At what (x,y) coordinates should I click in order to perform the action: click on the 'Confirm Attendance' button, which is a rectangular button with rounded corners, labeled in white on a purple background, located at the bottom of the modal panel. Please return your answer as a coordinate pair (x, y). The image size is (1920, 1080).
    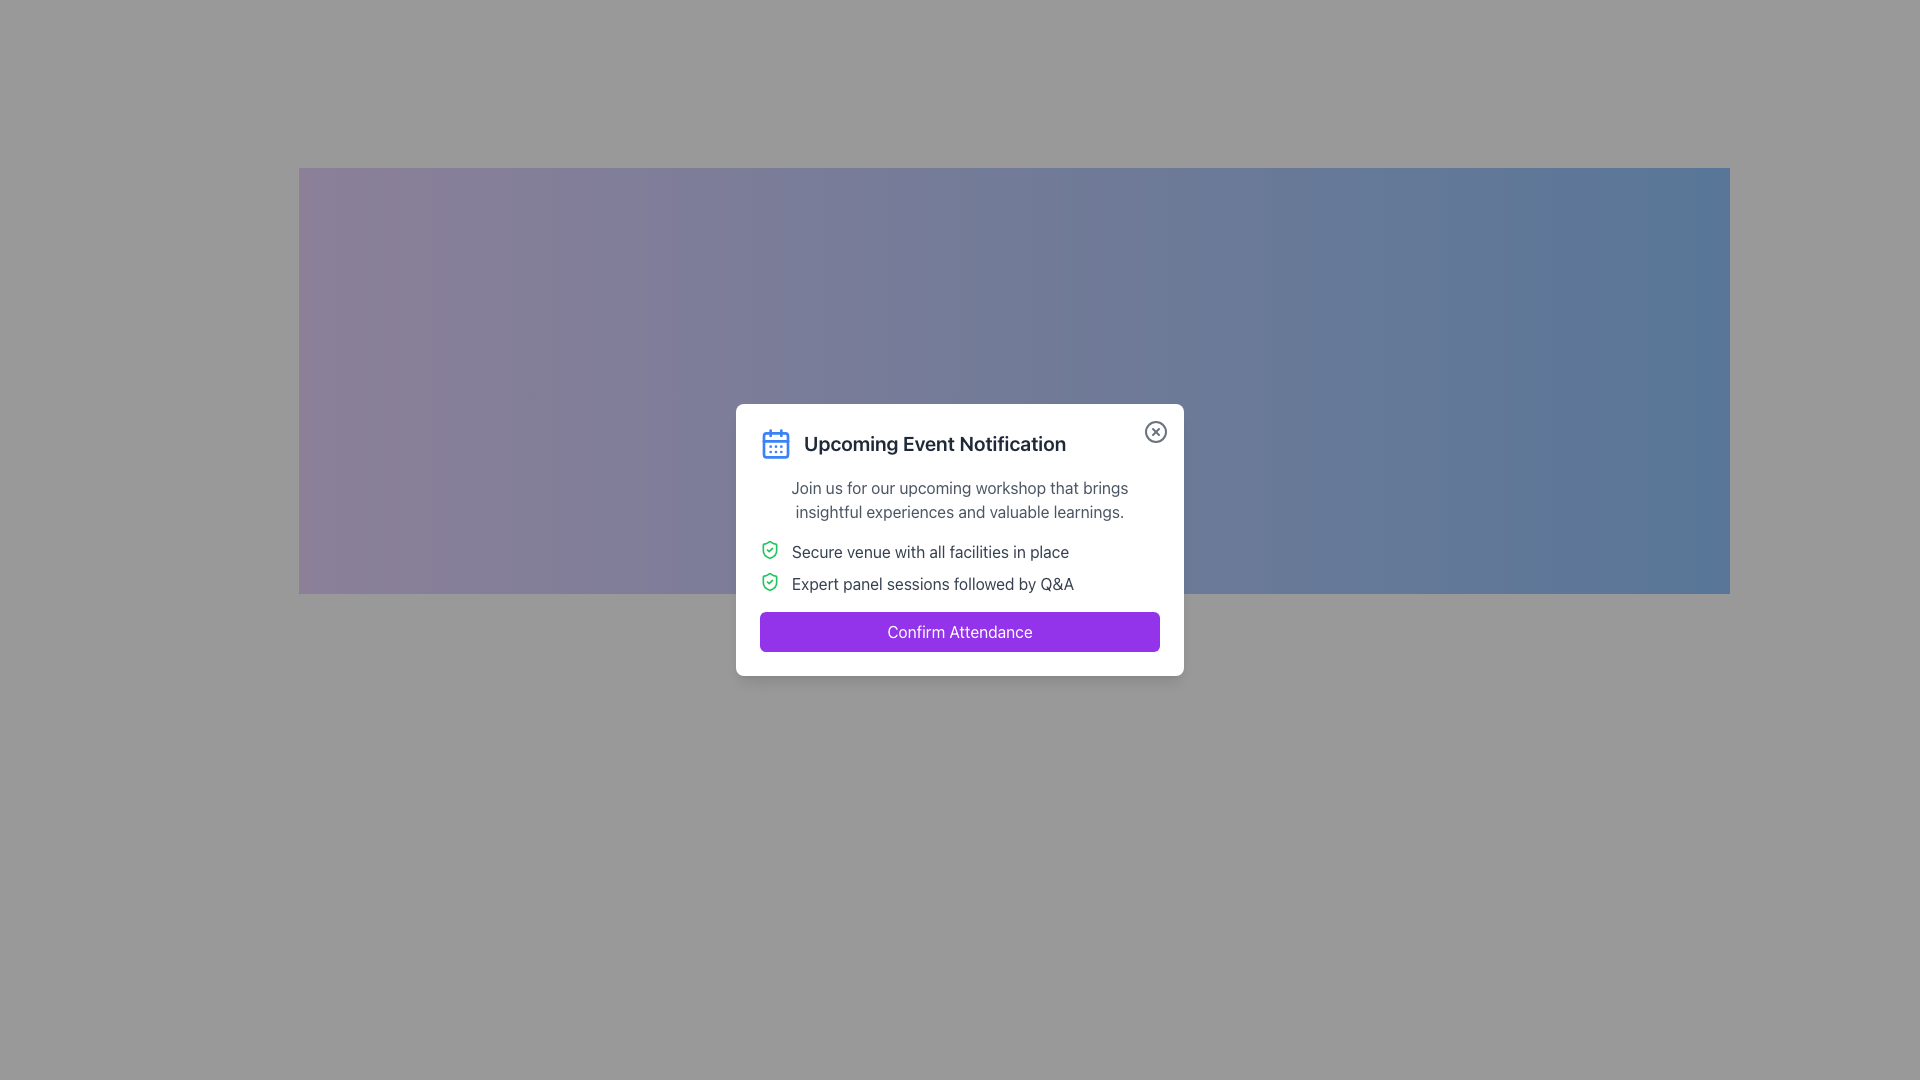
    Looking at the image, I should click on (960, 632).